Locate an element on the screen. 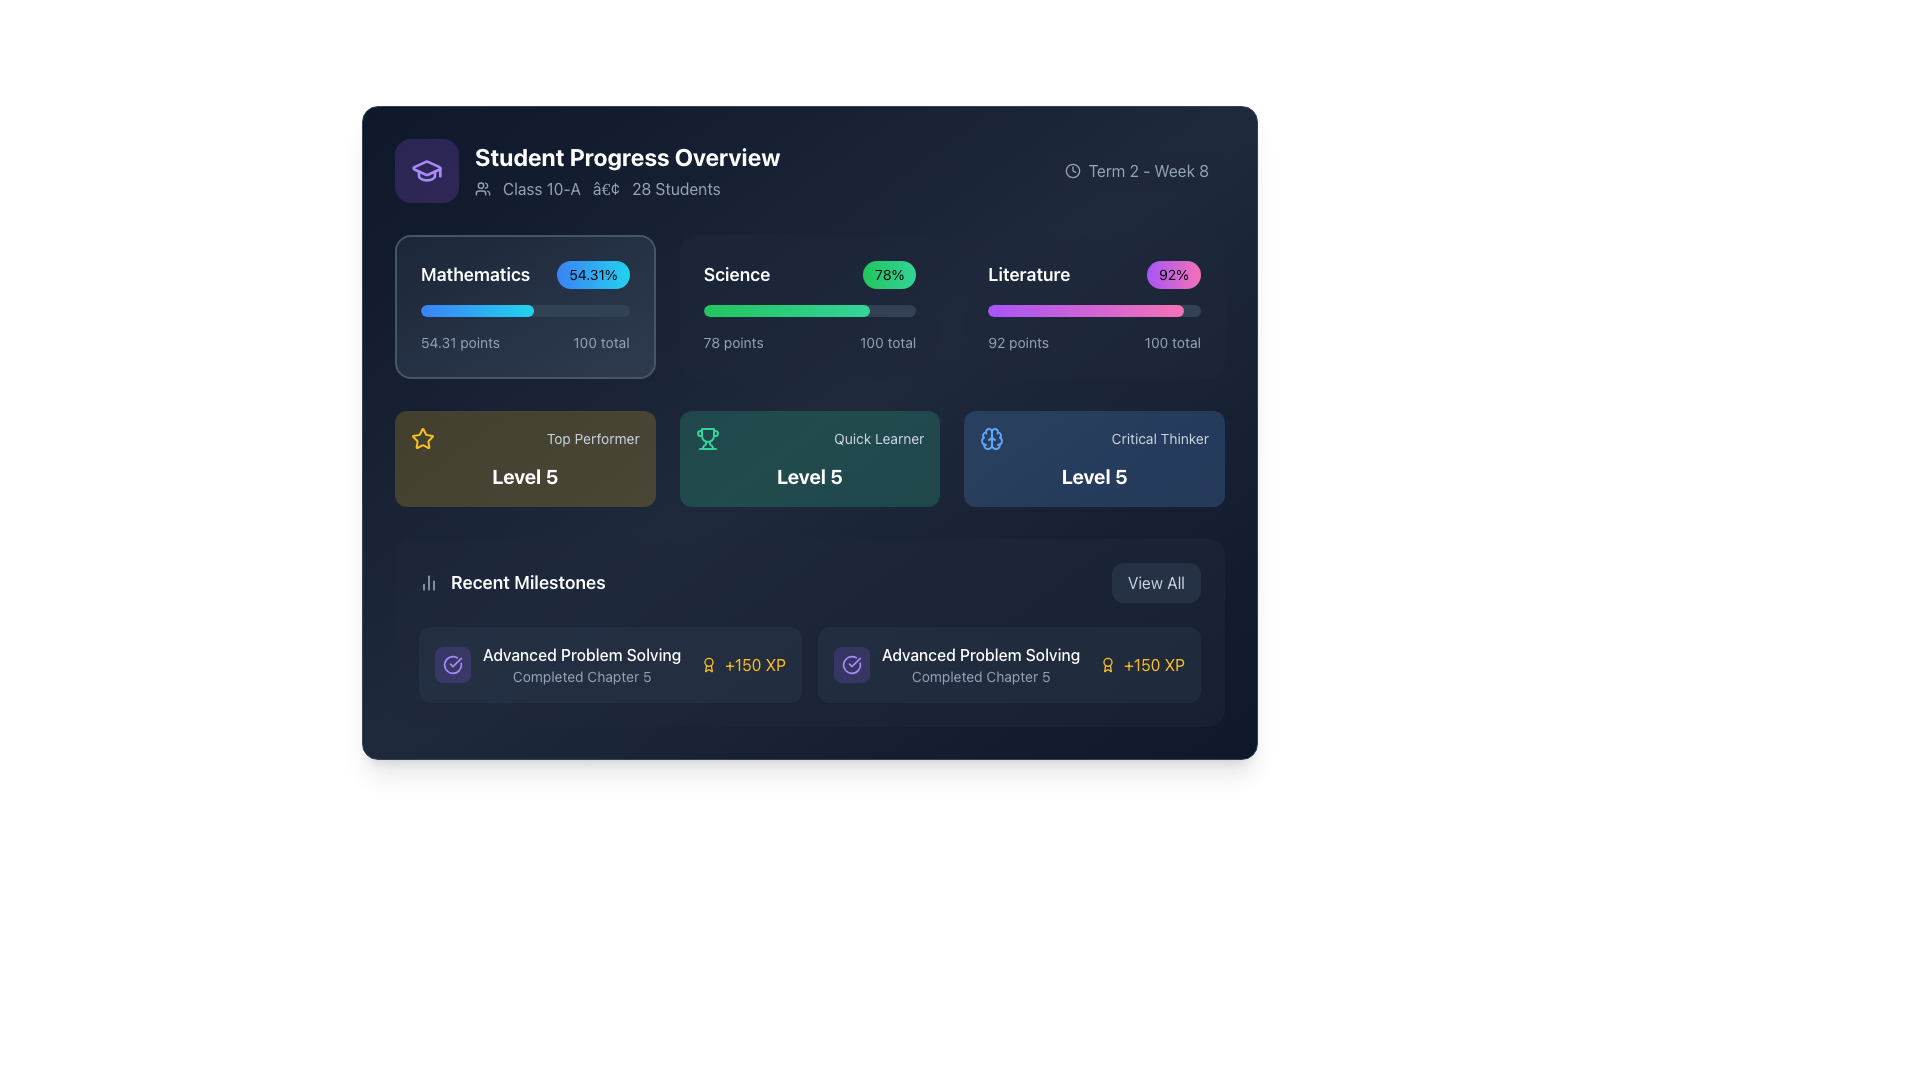 Image resolution: width=1920 pixels, height=1080 pixels. the graphical icon representing recent milestones, located immediately to the left of the 'Recent Milestones' text is located at coordinates (427, 582).